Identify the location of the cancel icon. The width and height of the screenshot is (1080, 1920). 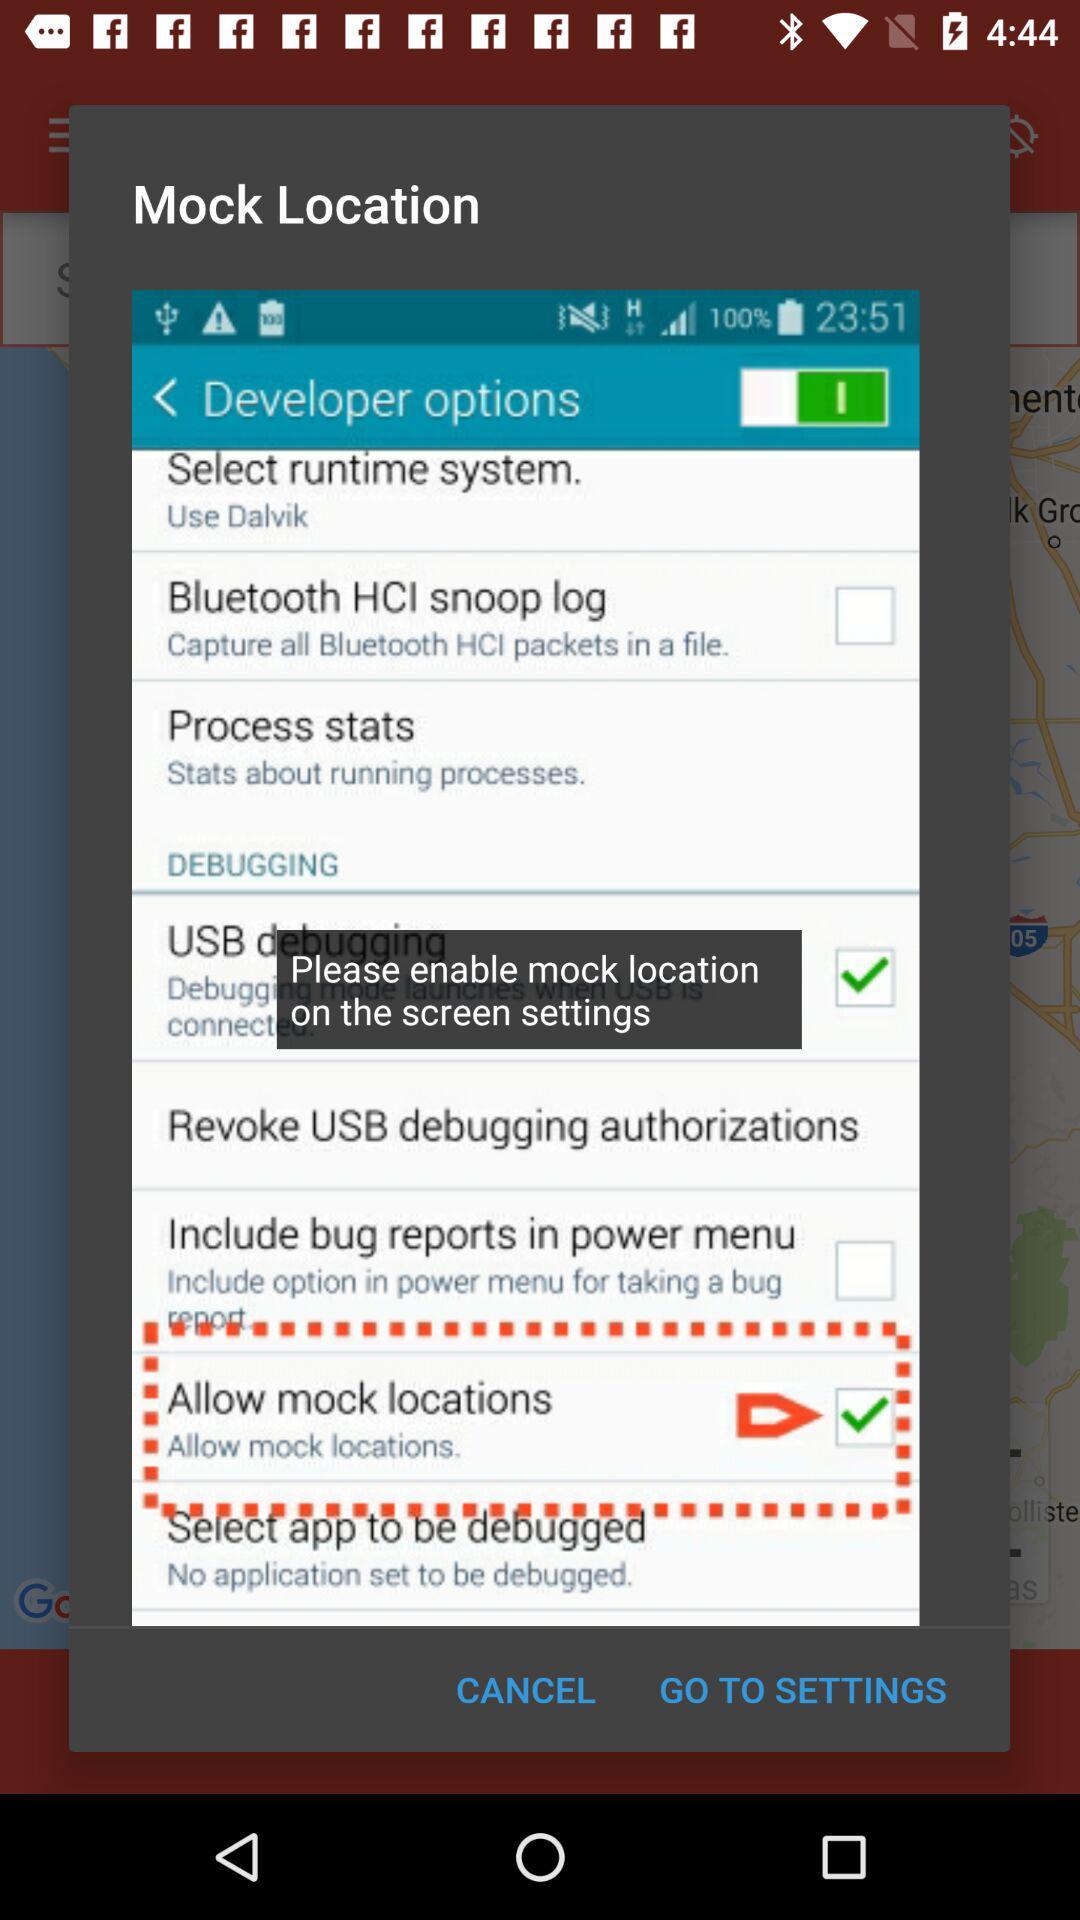
(525, 1688).